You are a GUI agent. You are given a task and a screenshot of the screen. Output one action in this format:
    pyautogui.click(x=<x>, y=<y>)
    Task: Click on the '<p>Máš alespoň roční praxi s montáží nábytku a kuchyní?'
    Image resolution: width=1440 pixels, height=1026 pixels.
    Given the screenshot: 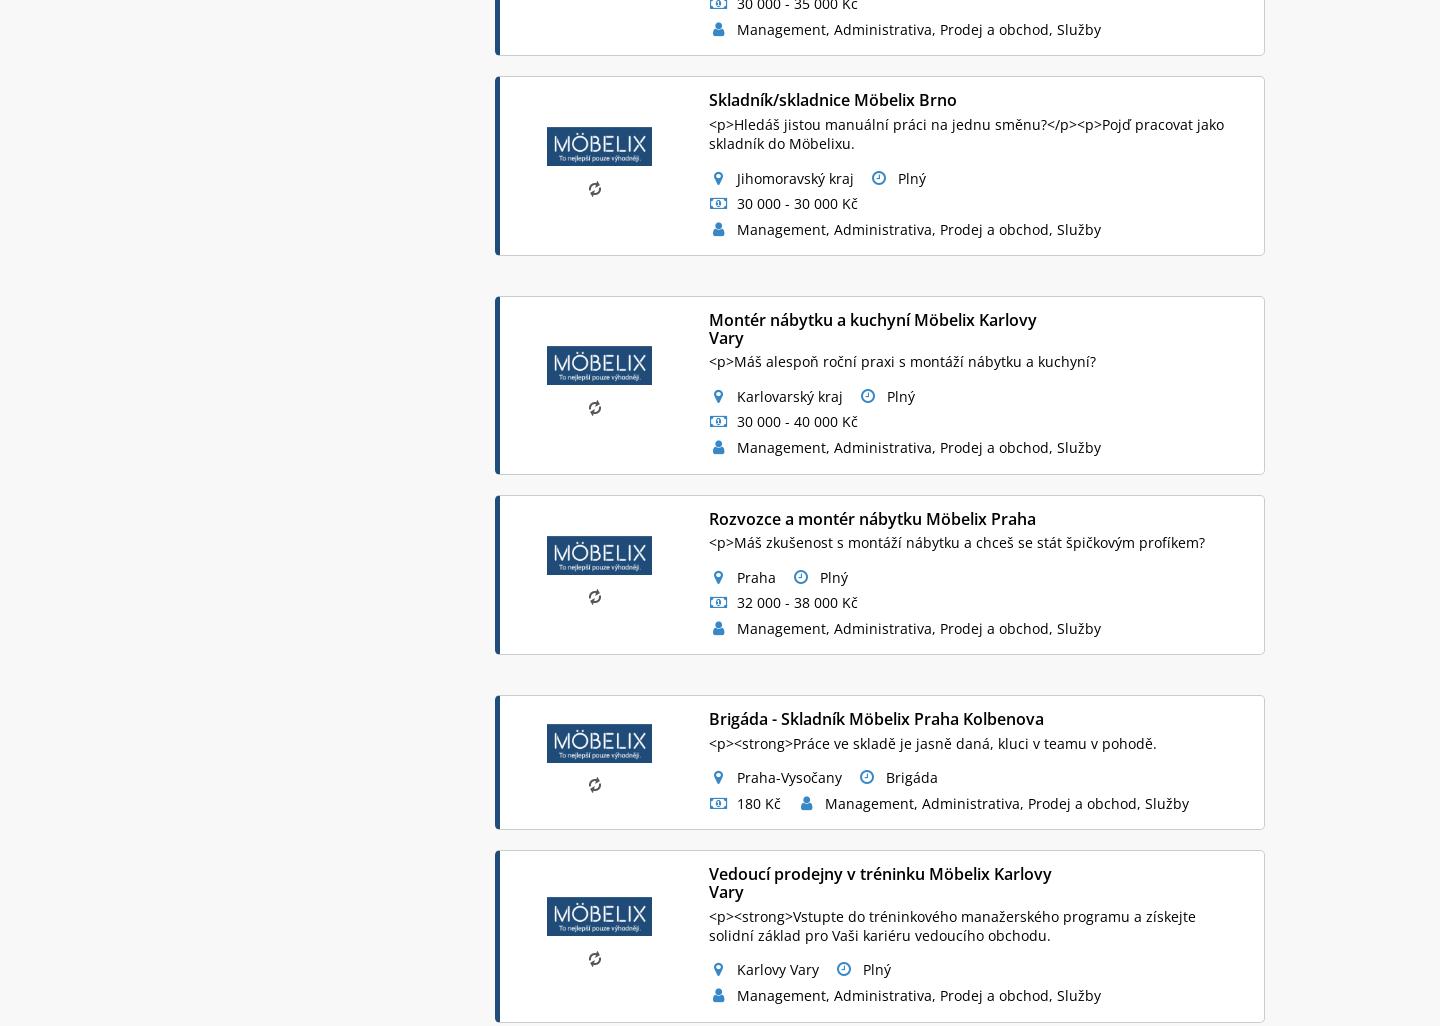 What is the action you would take?
    pyautogui.click(x=901, y=360)
    